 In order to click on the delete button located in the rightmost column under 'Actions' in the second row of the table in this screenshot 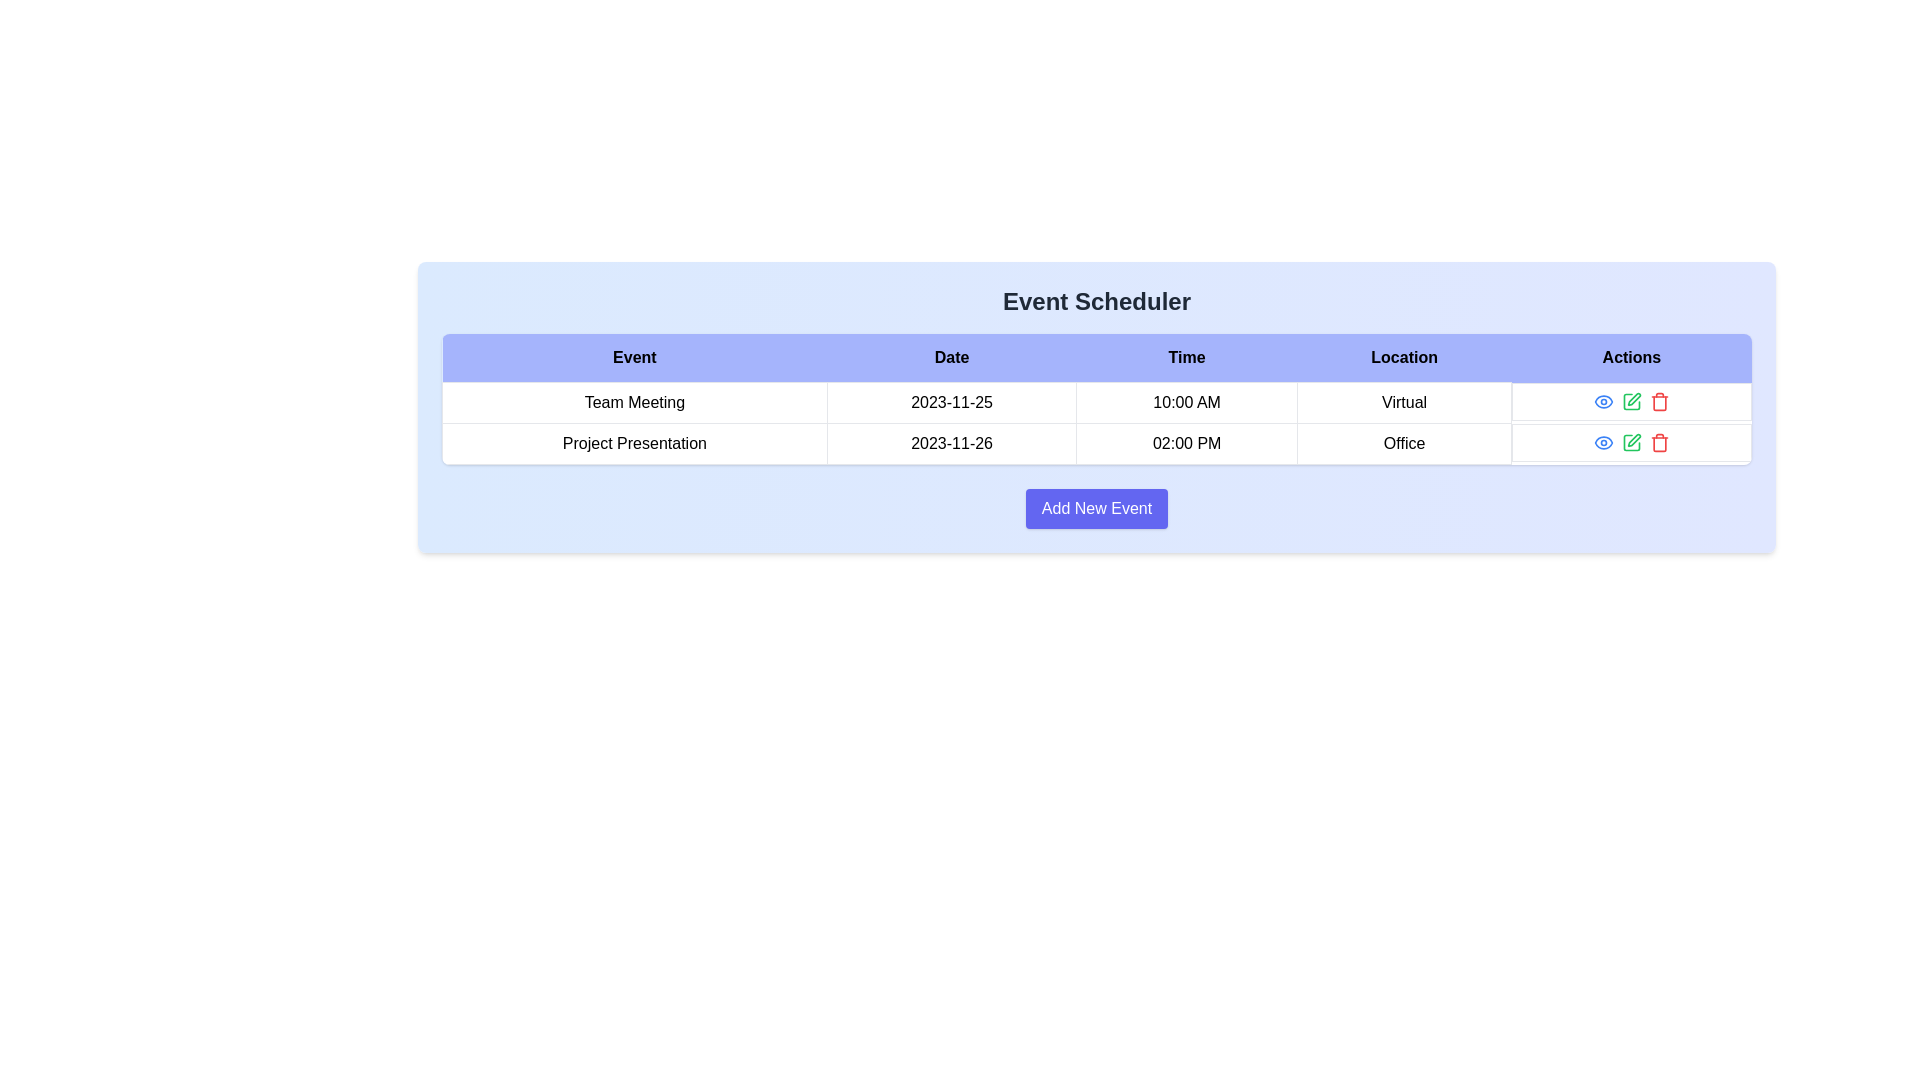, I will do `click(1660, 441)`.